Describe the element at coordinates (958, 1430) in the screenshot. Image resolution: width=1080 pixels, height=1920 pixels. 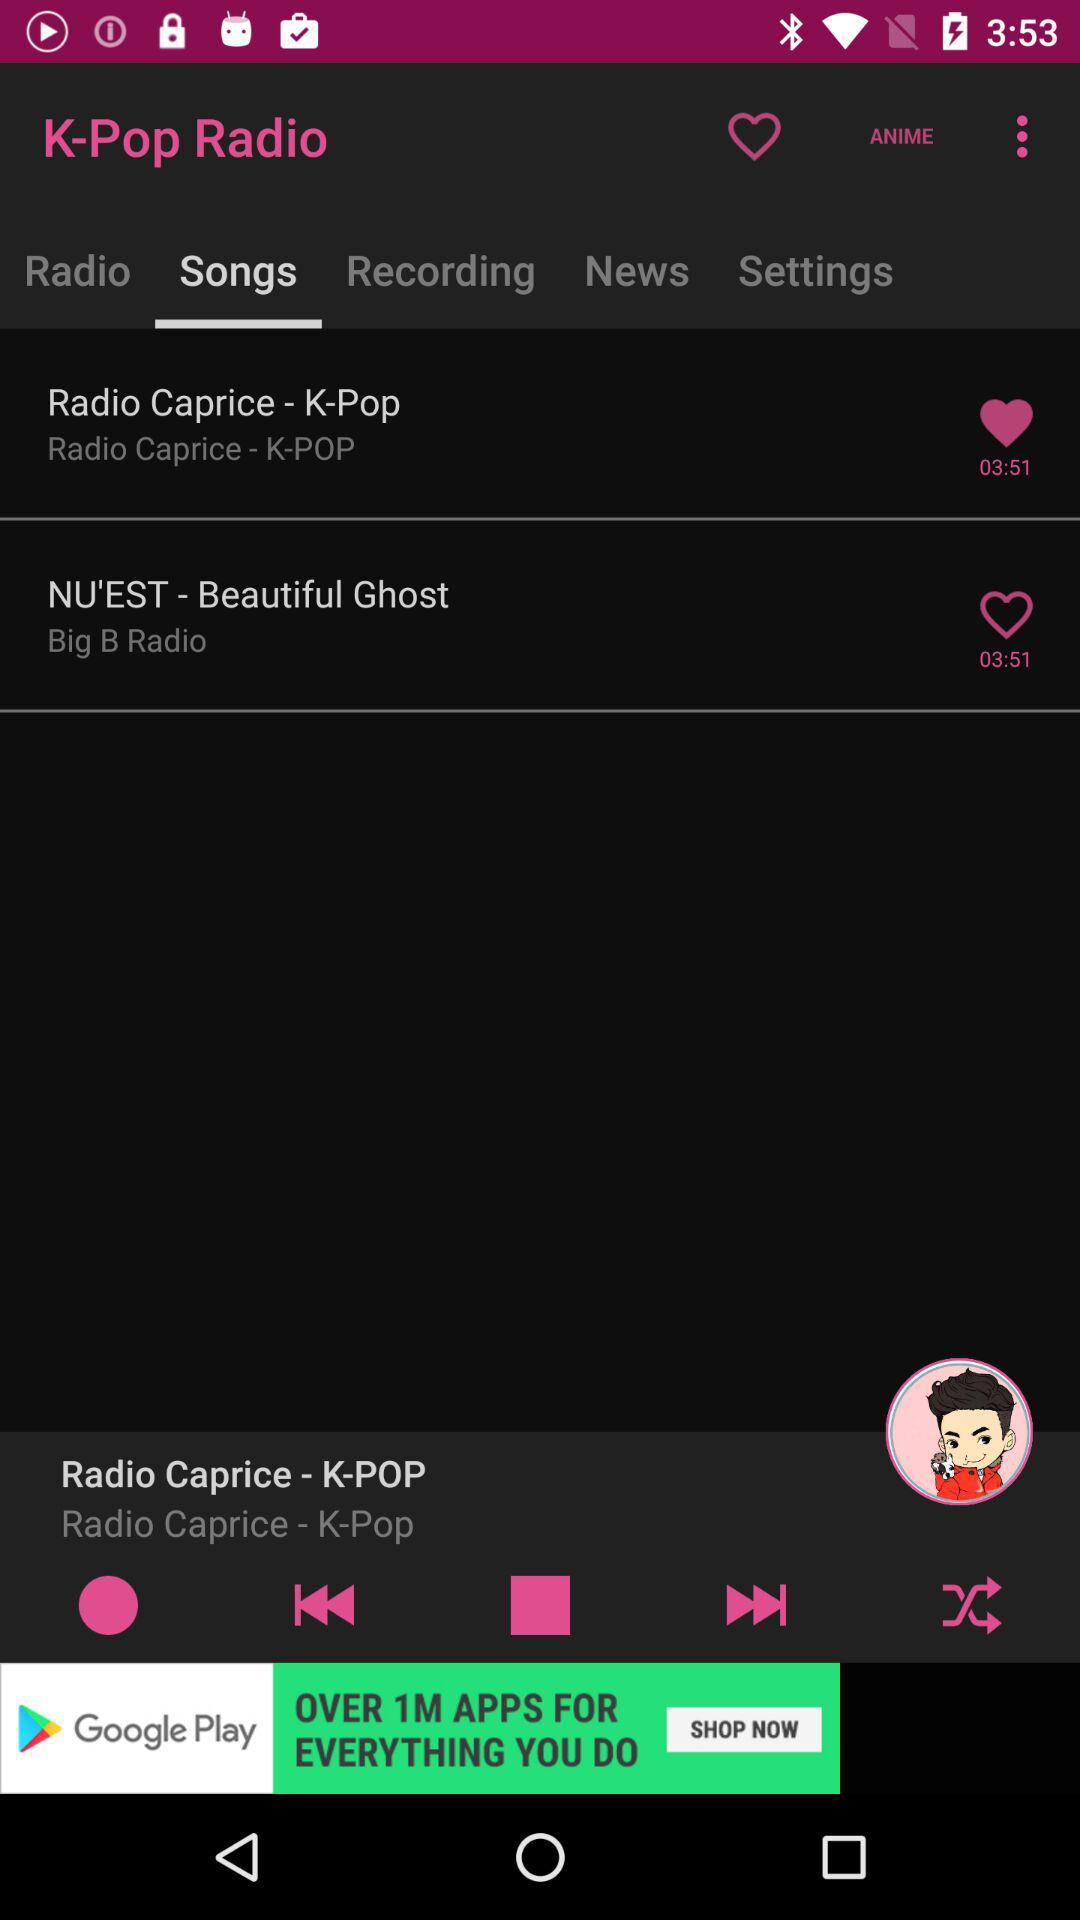
I see `the image of the bottom right` at that location.